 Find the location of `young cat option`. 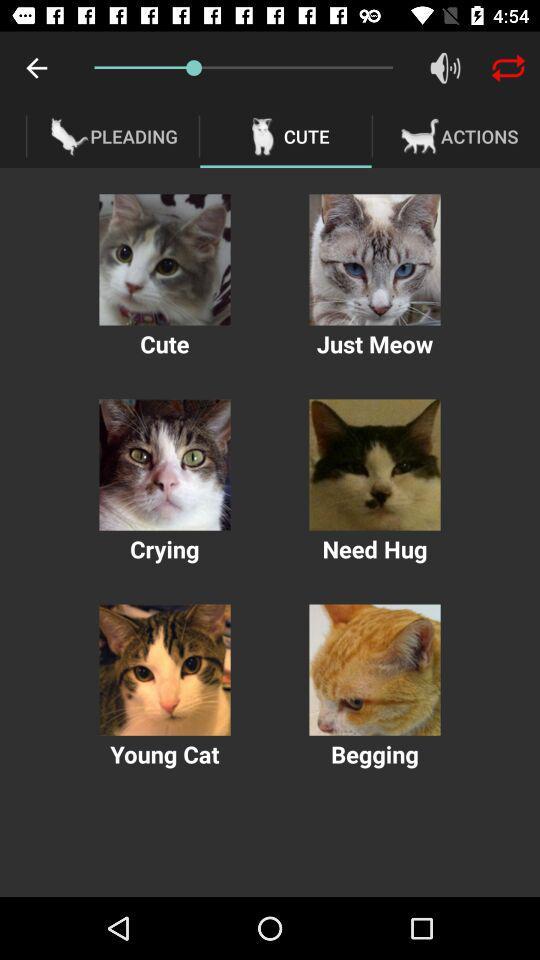

young cat option is located at coordinates (164, 670).